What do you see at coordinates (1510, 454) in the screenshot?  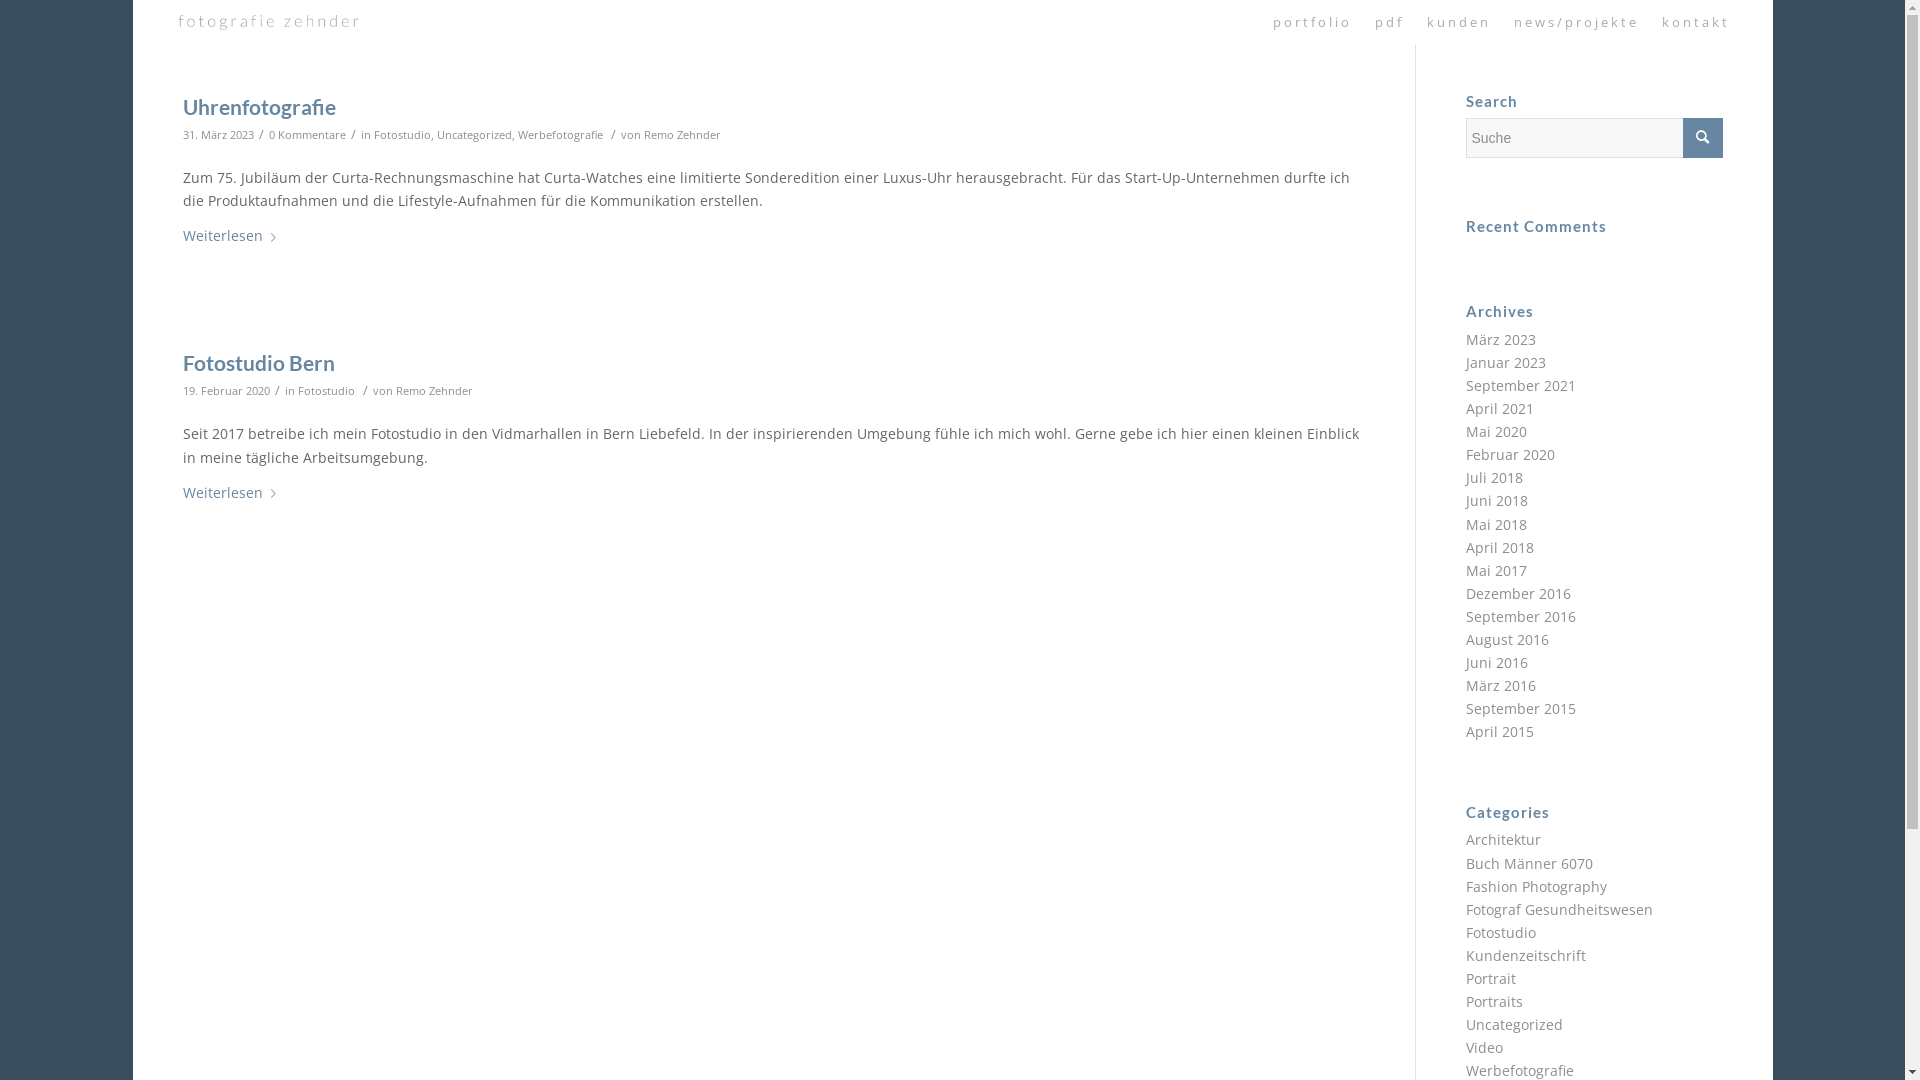 I see `'Februar 2020'` at bounding box center [1510, 454].